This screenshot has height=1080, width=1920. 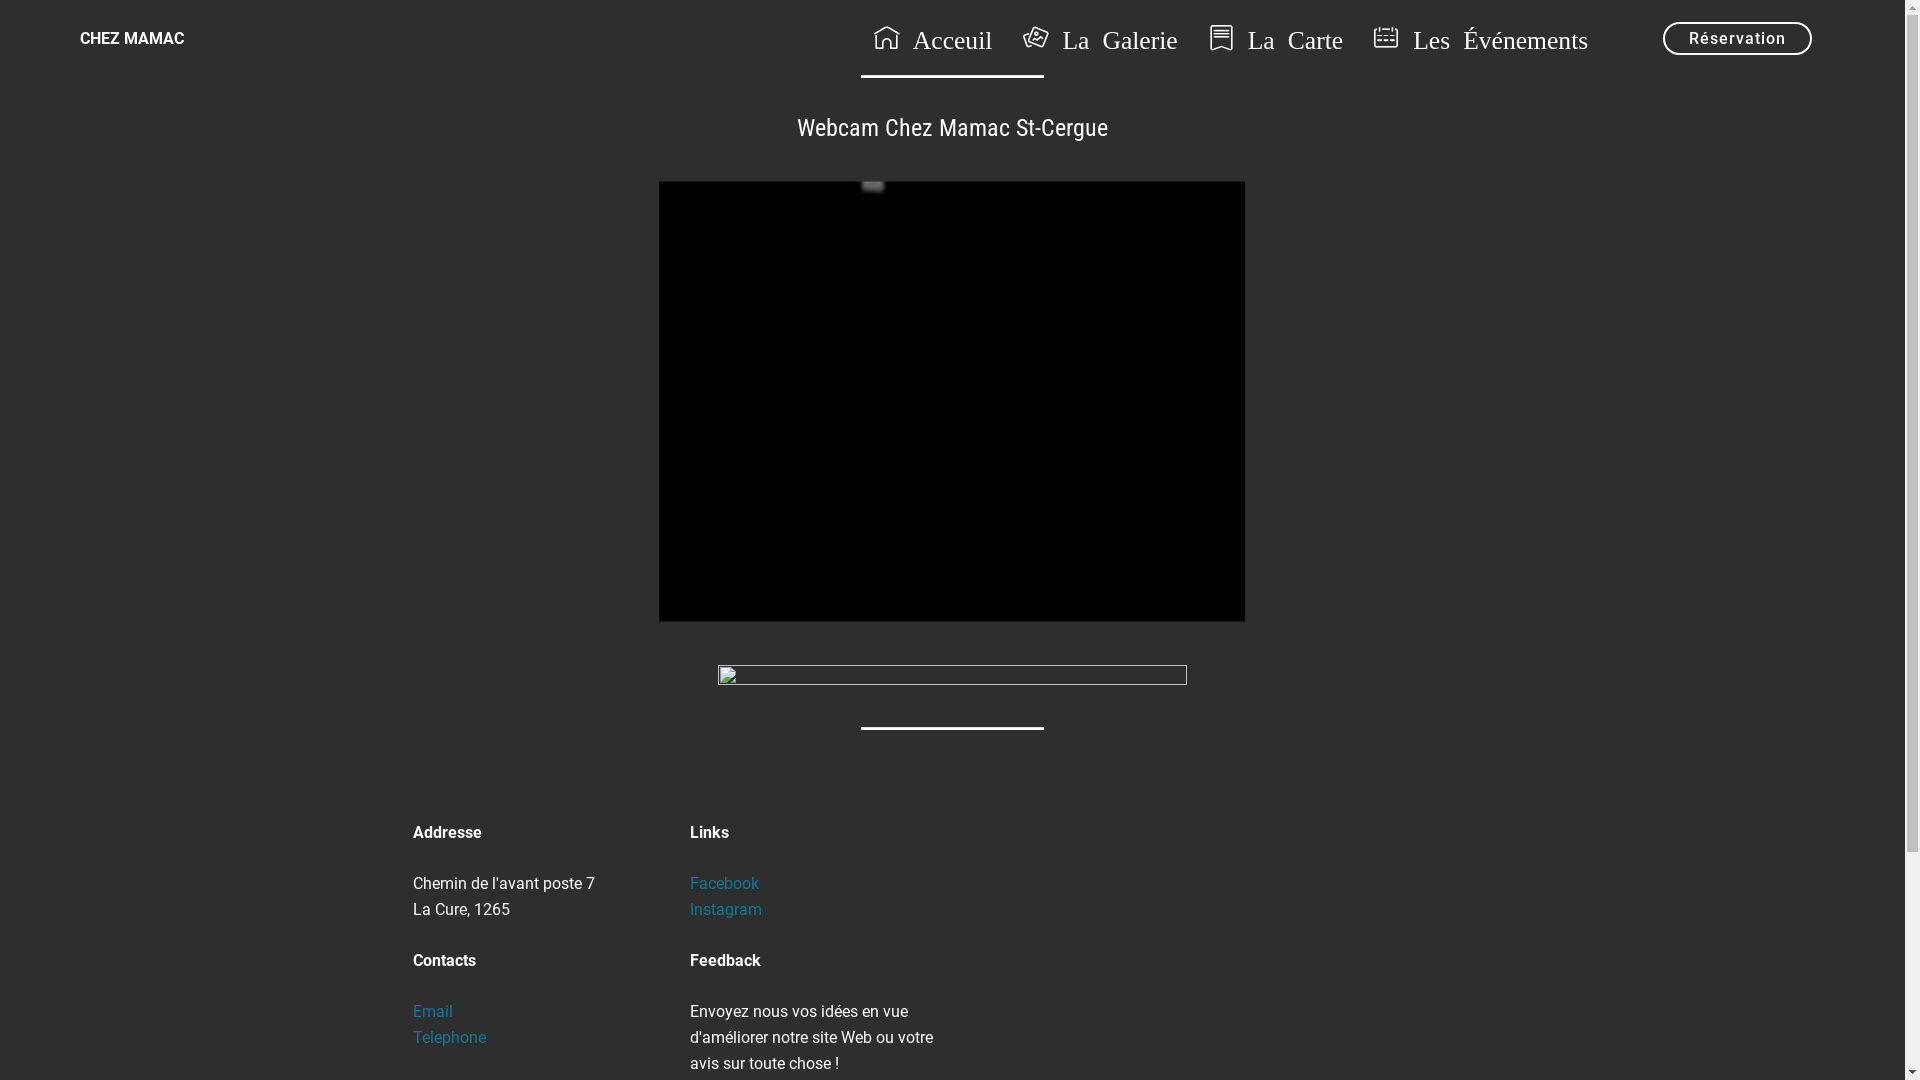 What do you see at coordinates (431, 1011) in the screenshot?
I see `'Email'` at bounding box center [431, 1011].